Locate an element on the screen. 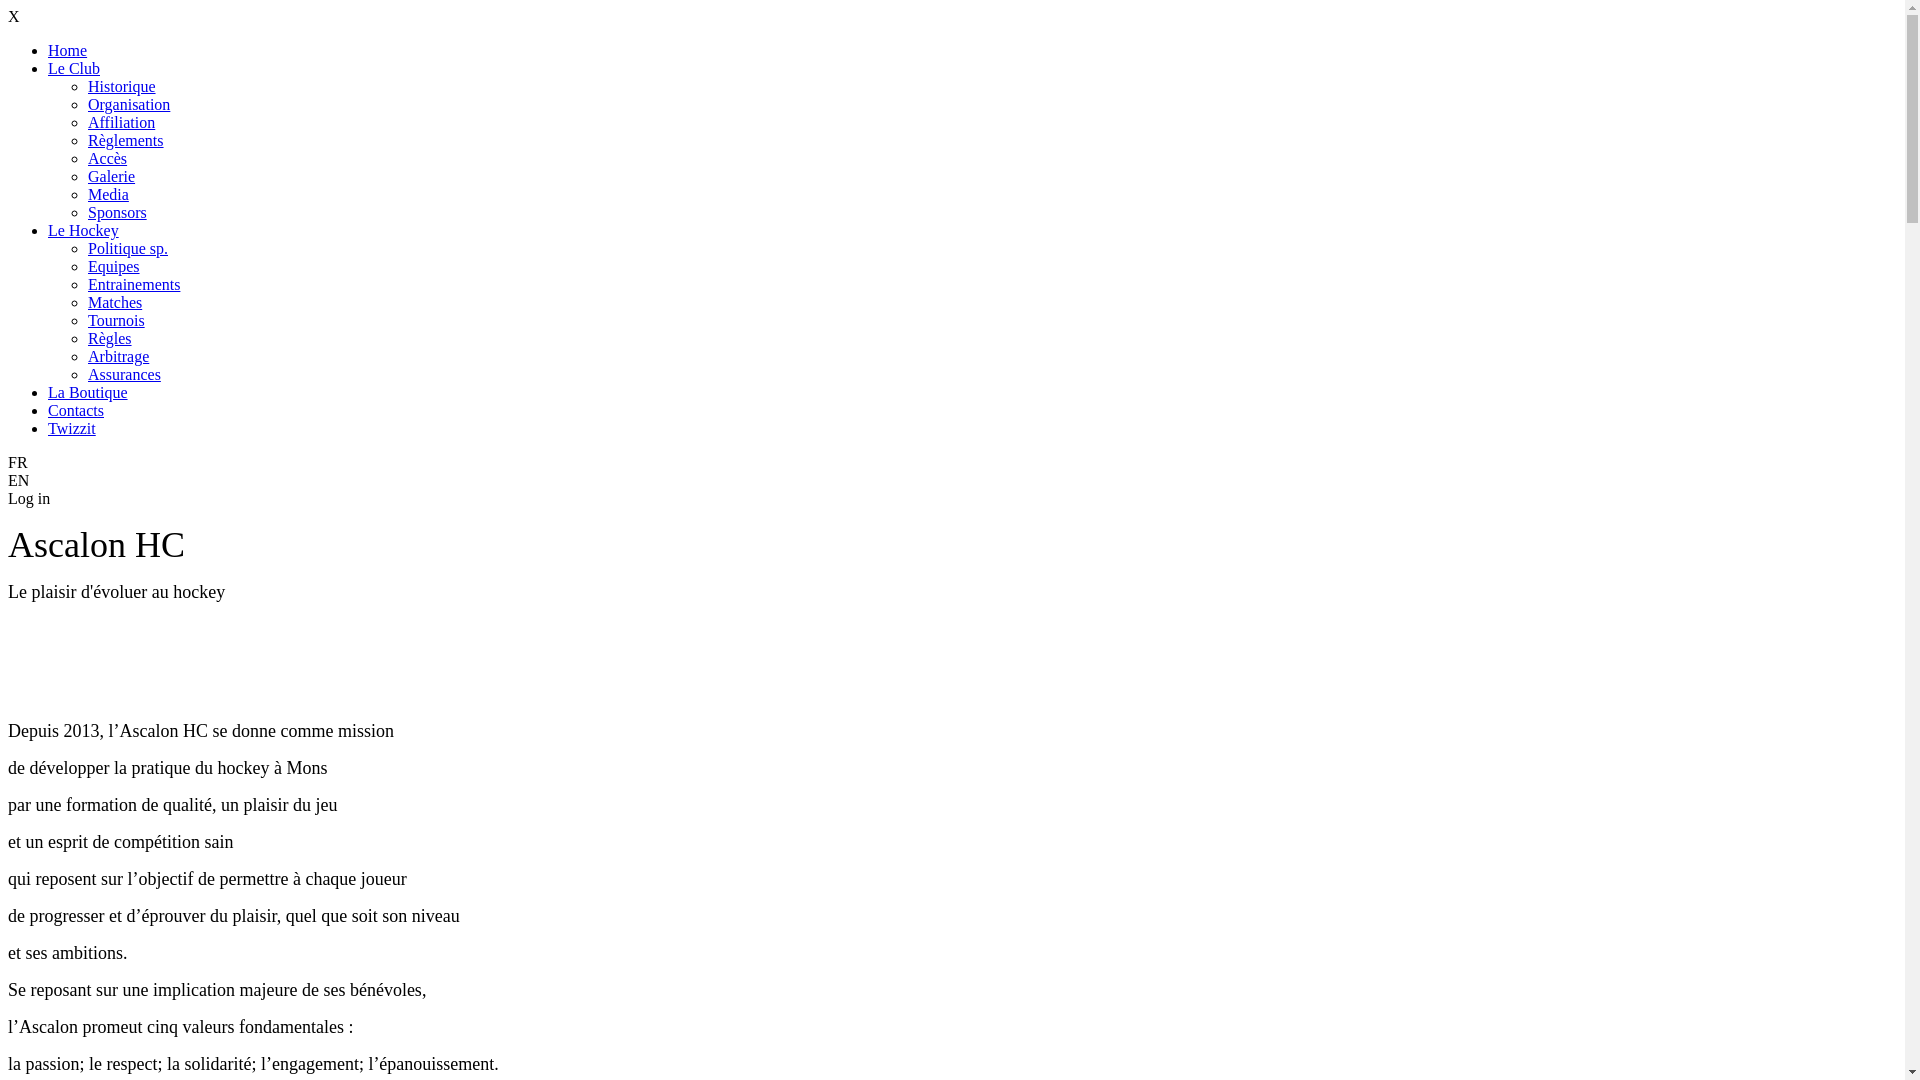  'Affiliation' is located at coordinates (120, 122).